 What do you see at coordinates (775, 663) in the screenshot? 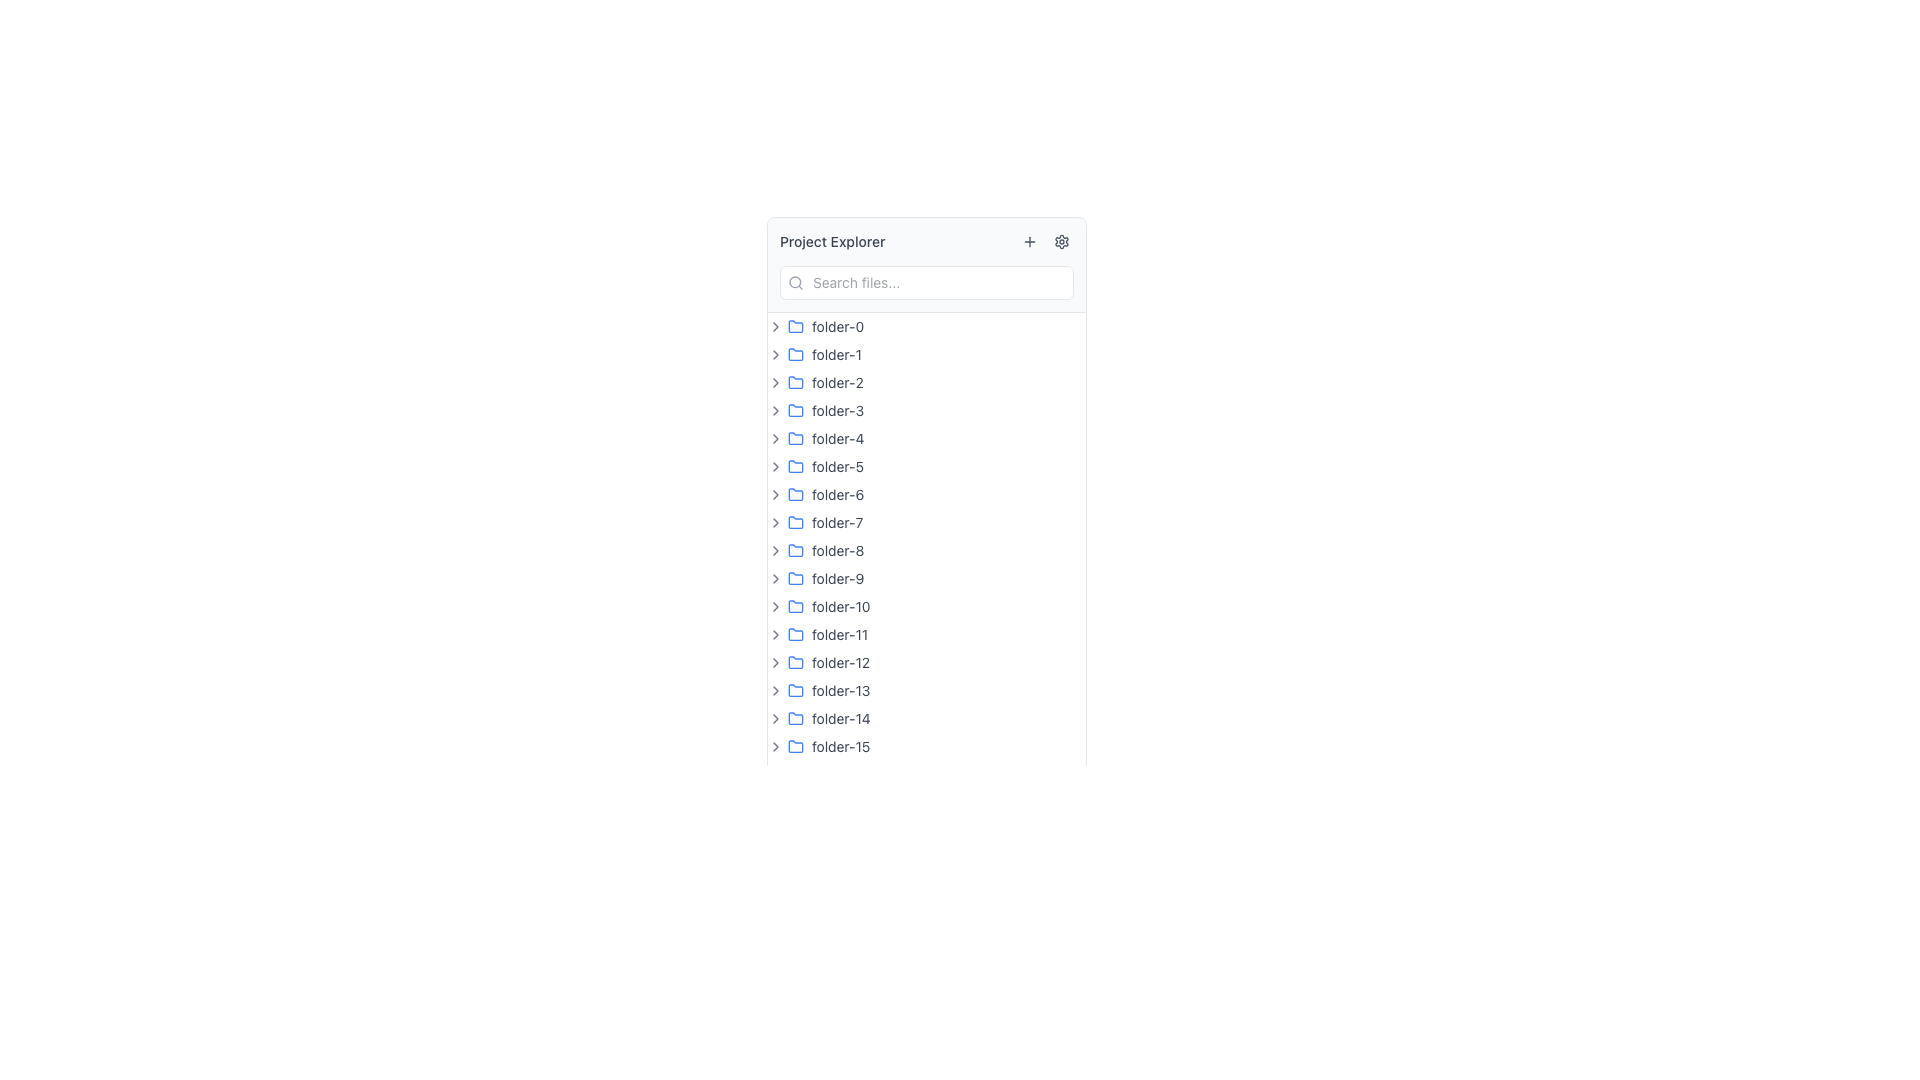
I see `the small right-pointing chevron icon, which is positioned to the left of the folder icon labeled 'folder-12'` at bounding box center [775, 663].